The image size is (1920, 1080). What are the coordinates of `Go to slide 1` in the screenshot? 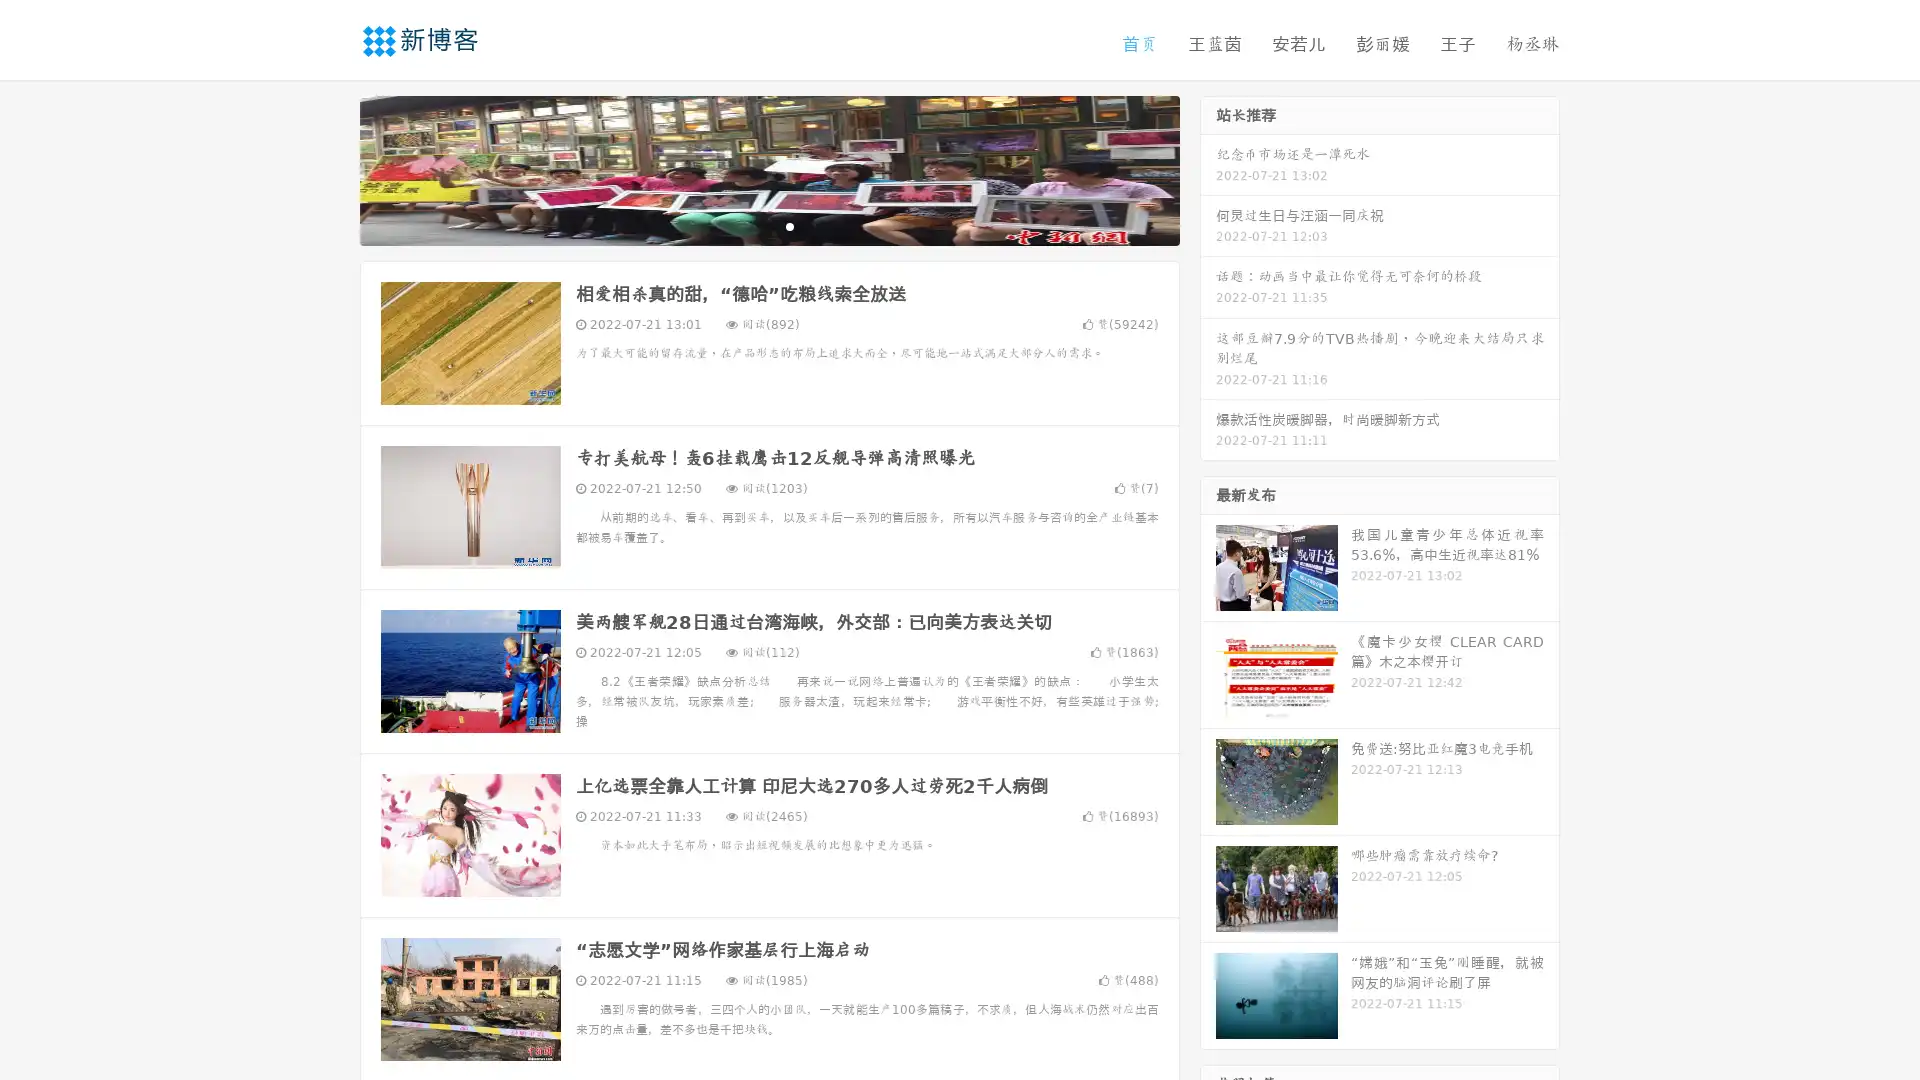 It's located at (748, 225).